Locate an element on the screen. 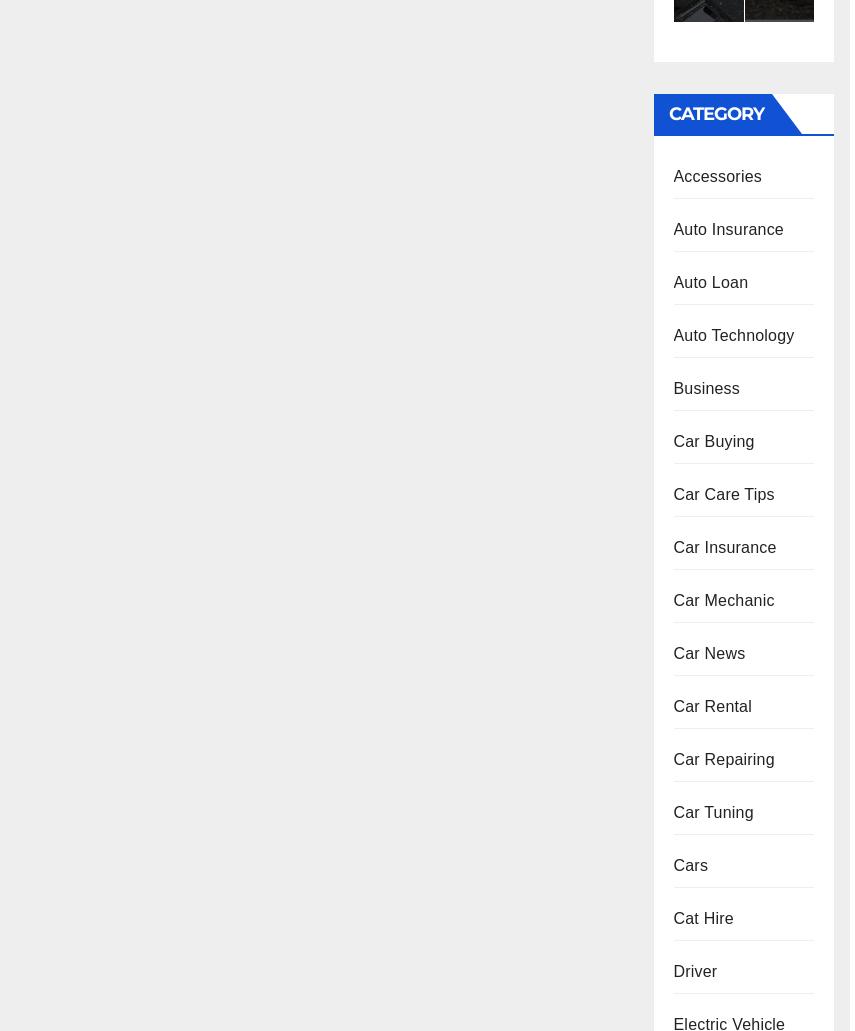 The image size is (855, 1031). 'Car Mechanic' is located at coordinates (722, 599).